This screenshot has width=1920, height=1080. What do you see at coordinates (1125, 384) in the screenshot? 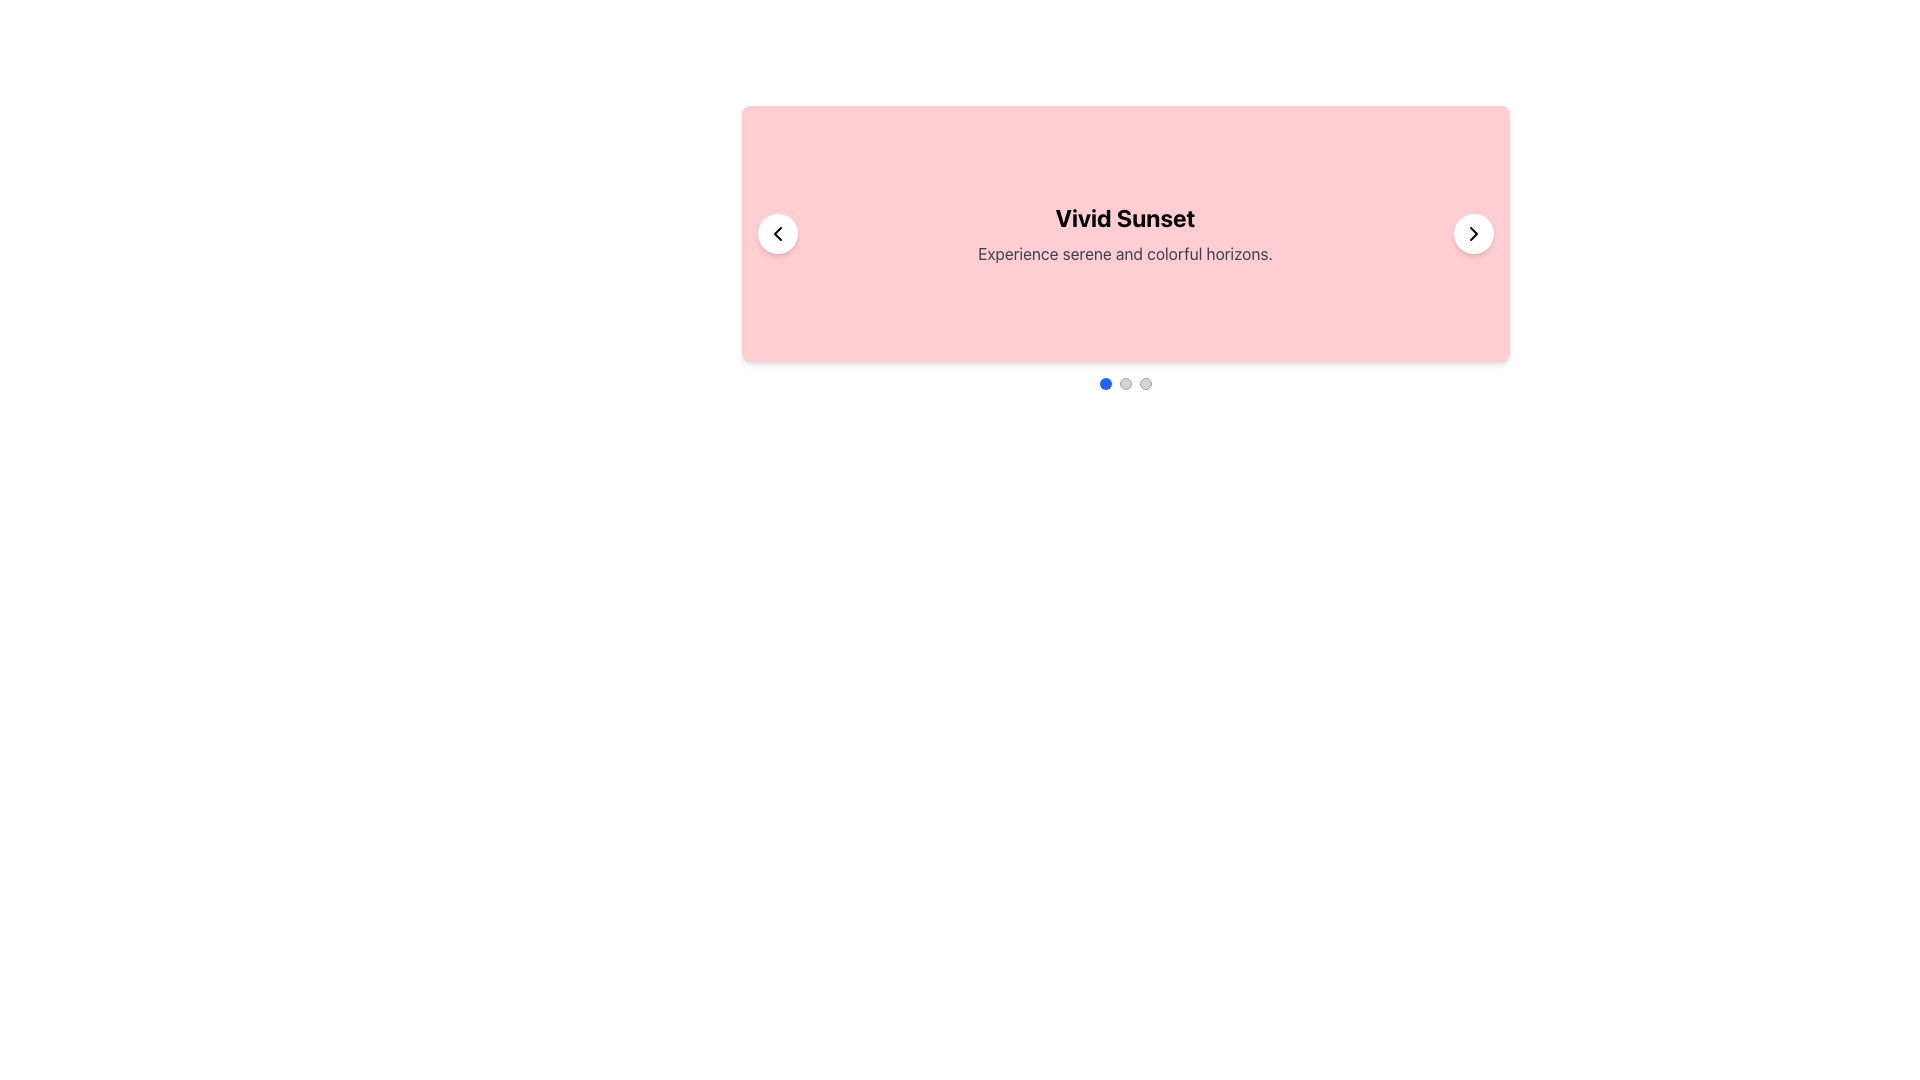
I see `the second indicator button in the carousel` at bounding box center [1125, 384].